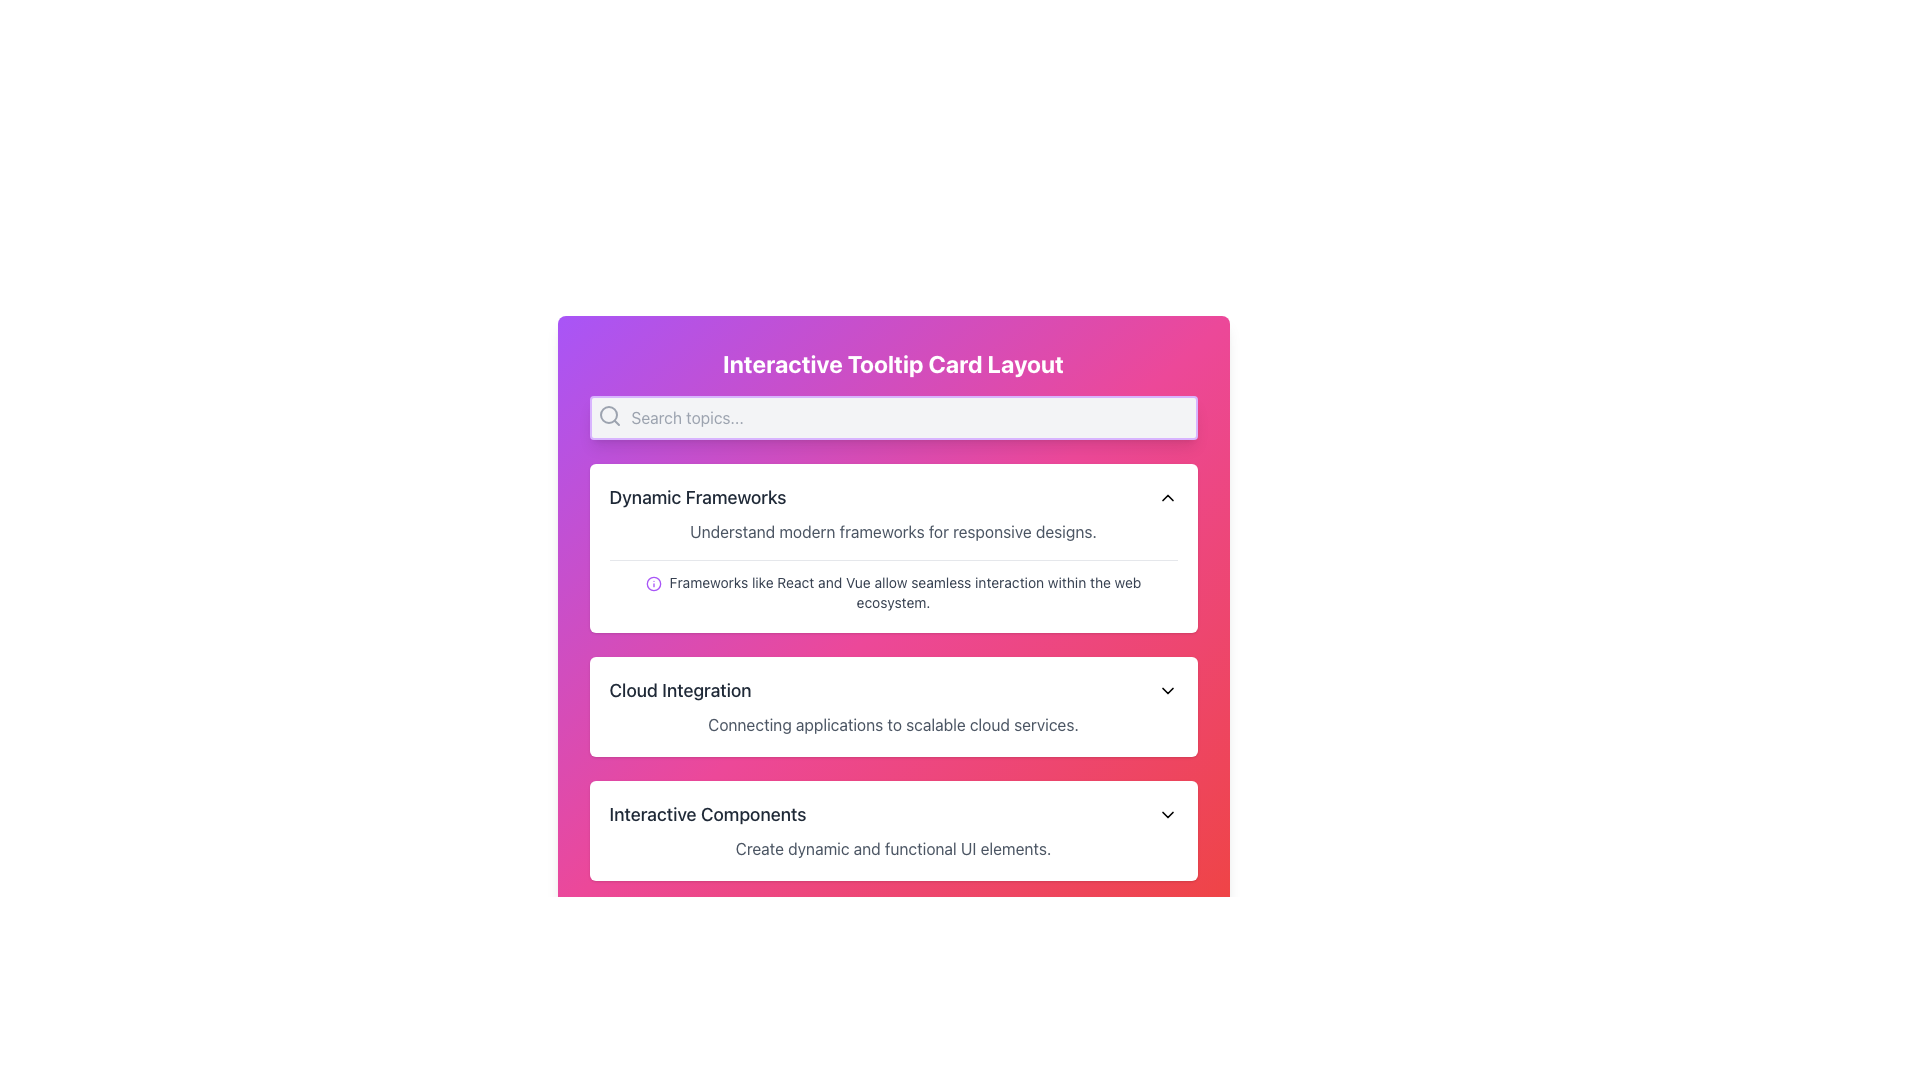 The image size is (1920, 1080). I want to click on the visual details of the icon located to the left of the descriptive text 'Frameworks like React and Vue allow seamless interaction within the web ecosystem' in the 'Dynamic Frameworks' section, so click(653, 584).